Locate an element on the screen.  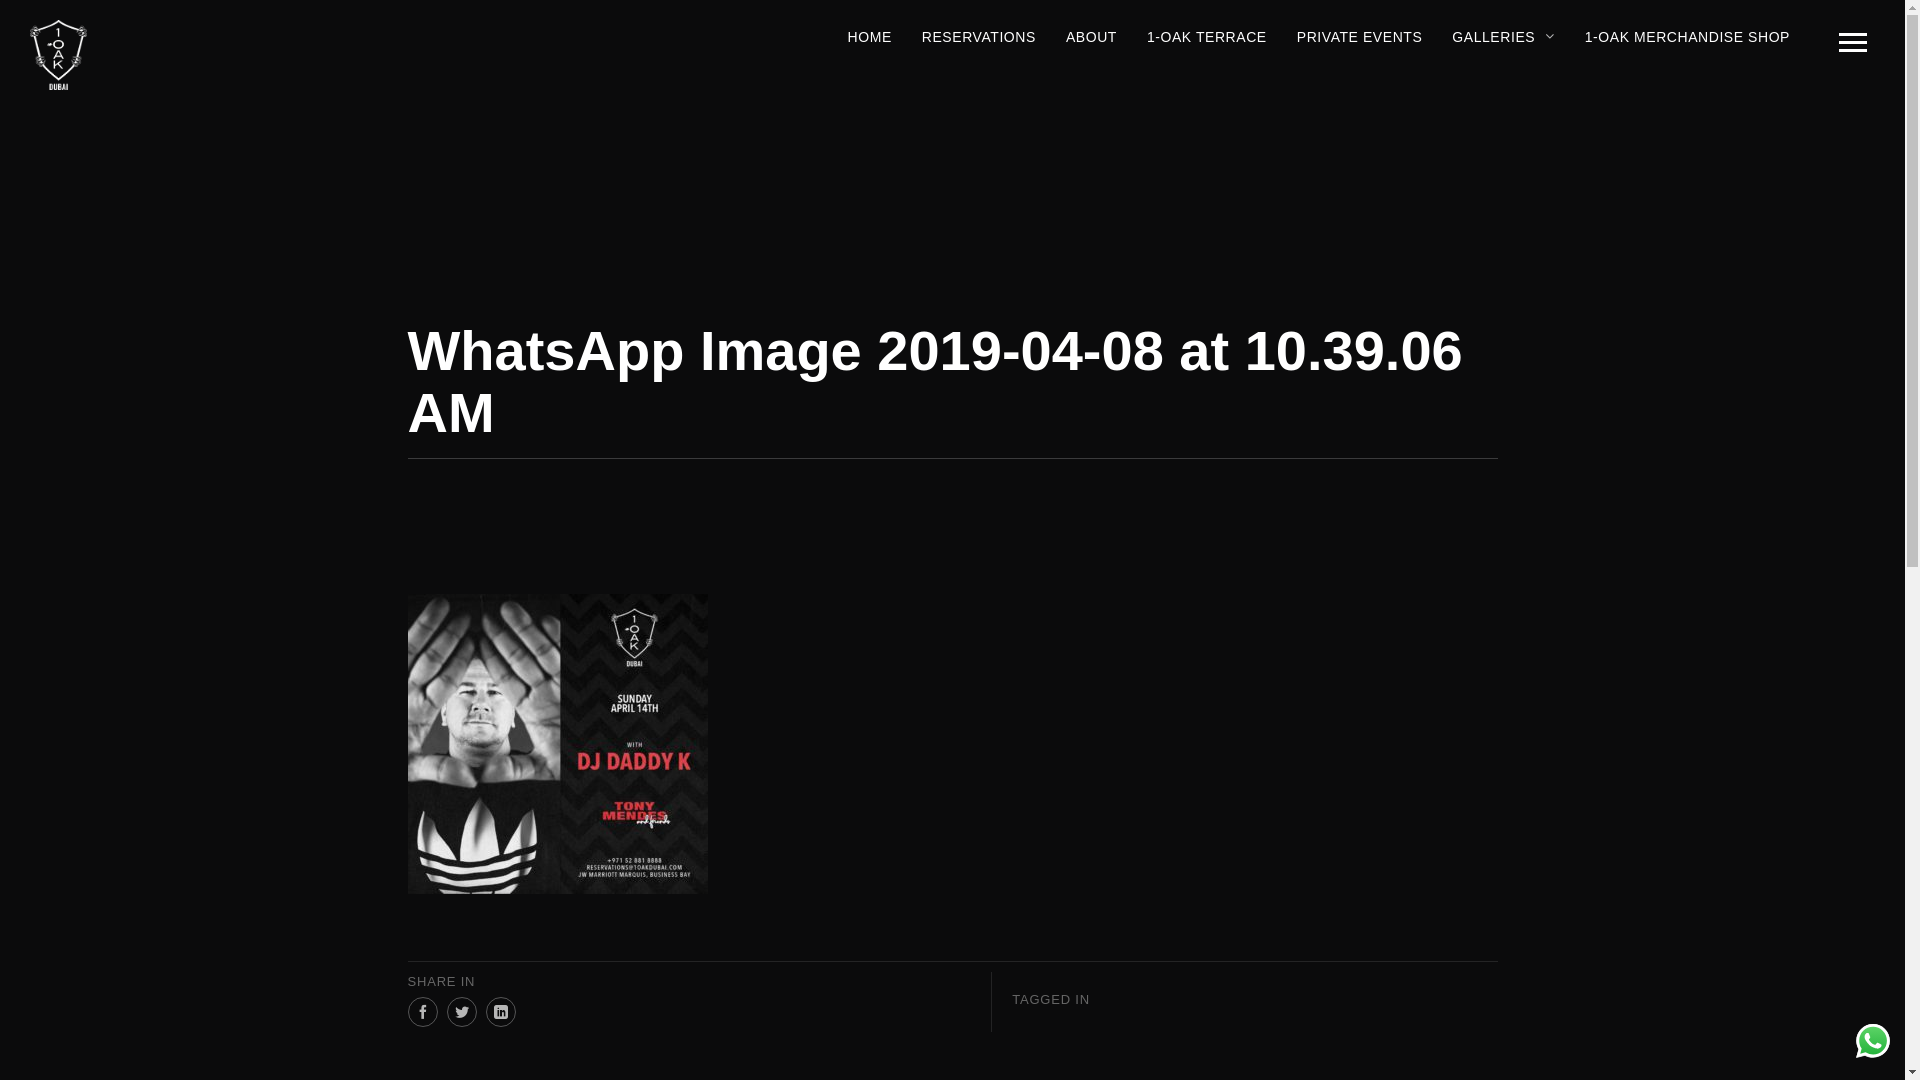
'PRIVATE EVENTS' is located at coordinates (1359, 37).